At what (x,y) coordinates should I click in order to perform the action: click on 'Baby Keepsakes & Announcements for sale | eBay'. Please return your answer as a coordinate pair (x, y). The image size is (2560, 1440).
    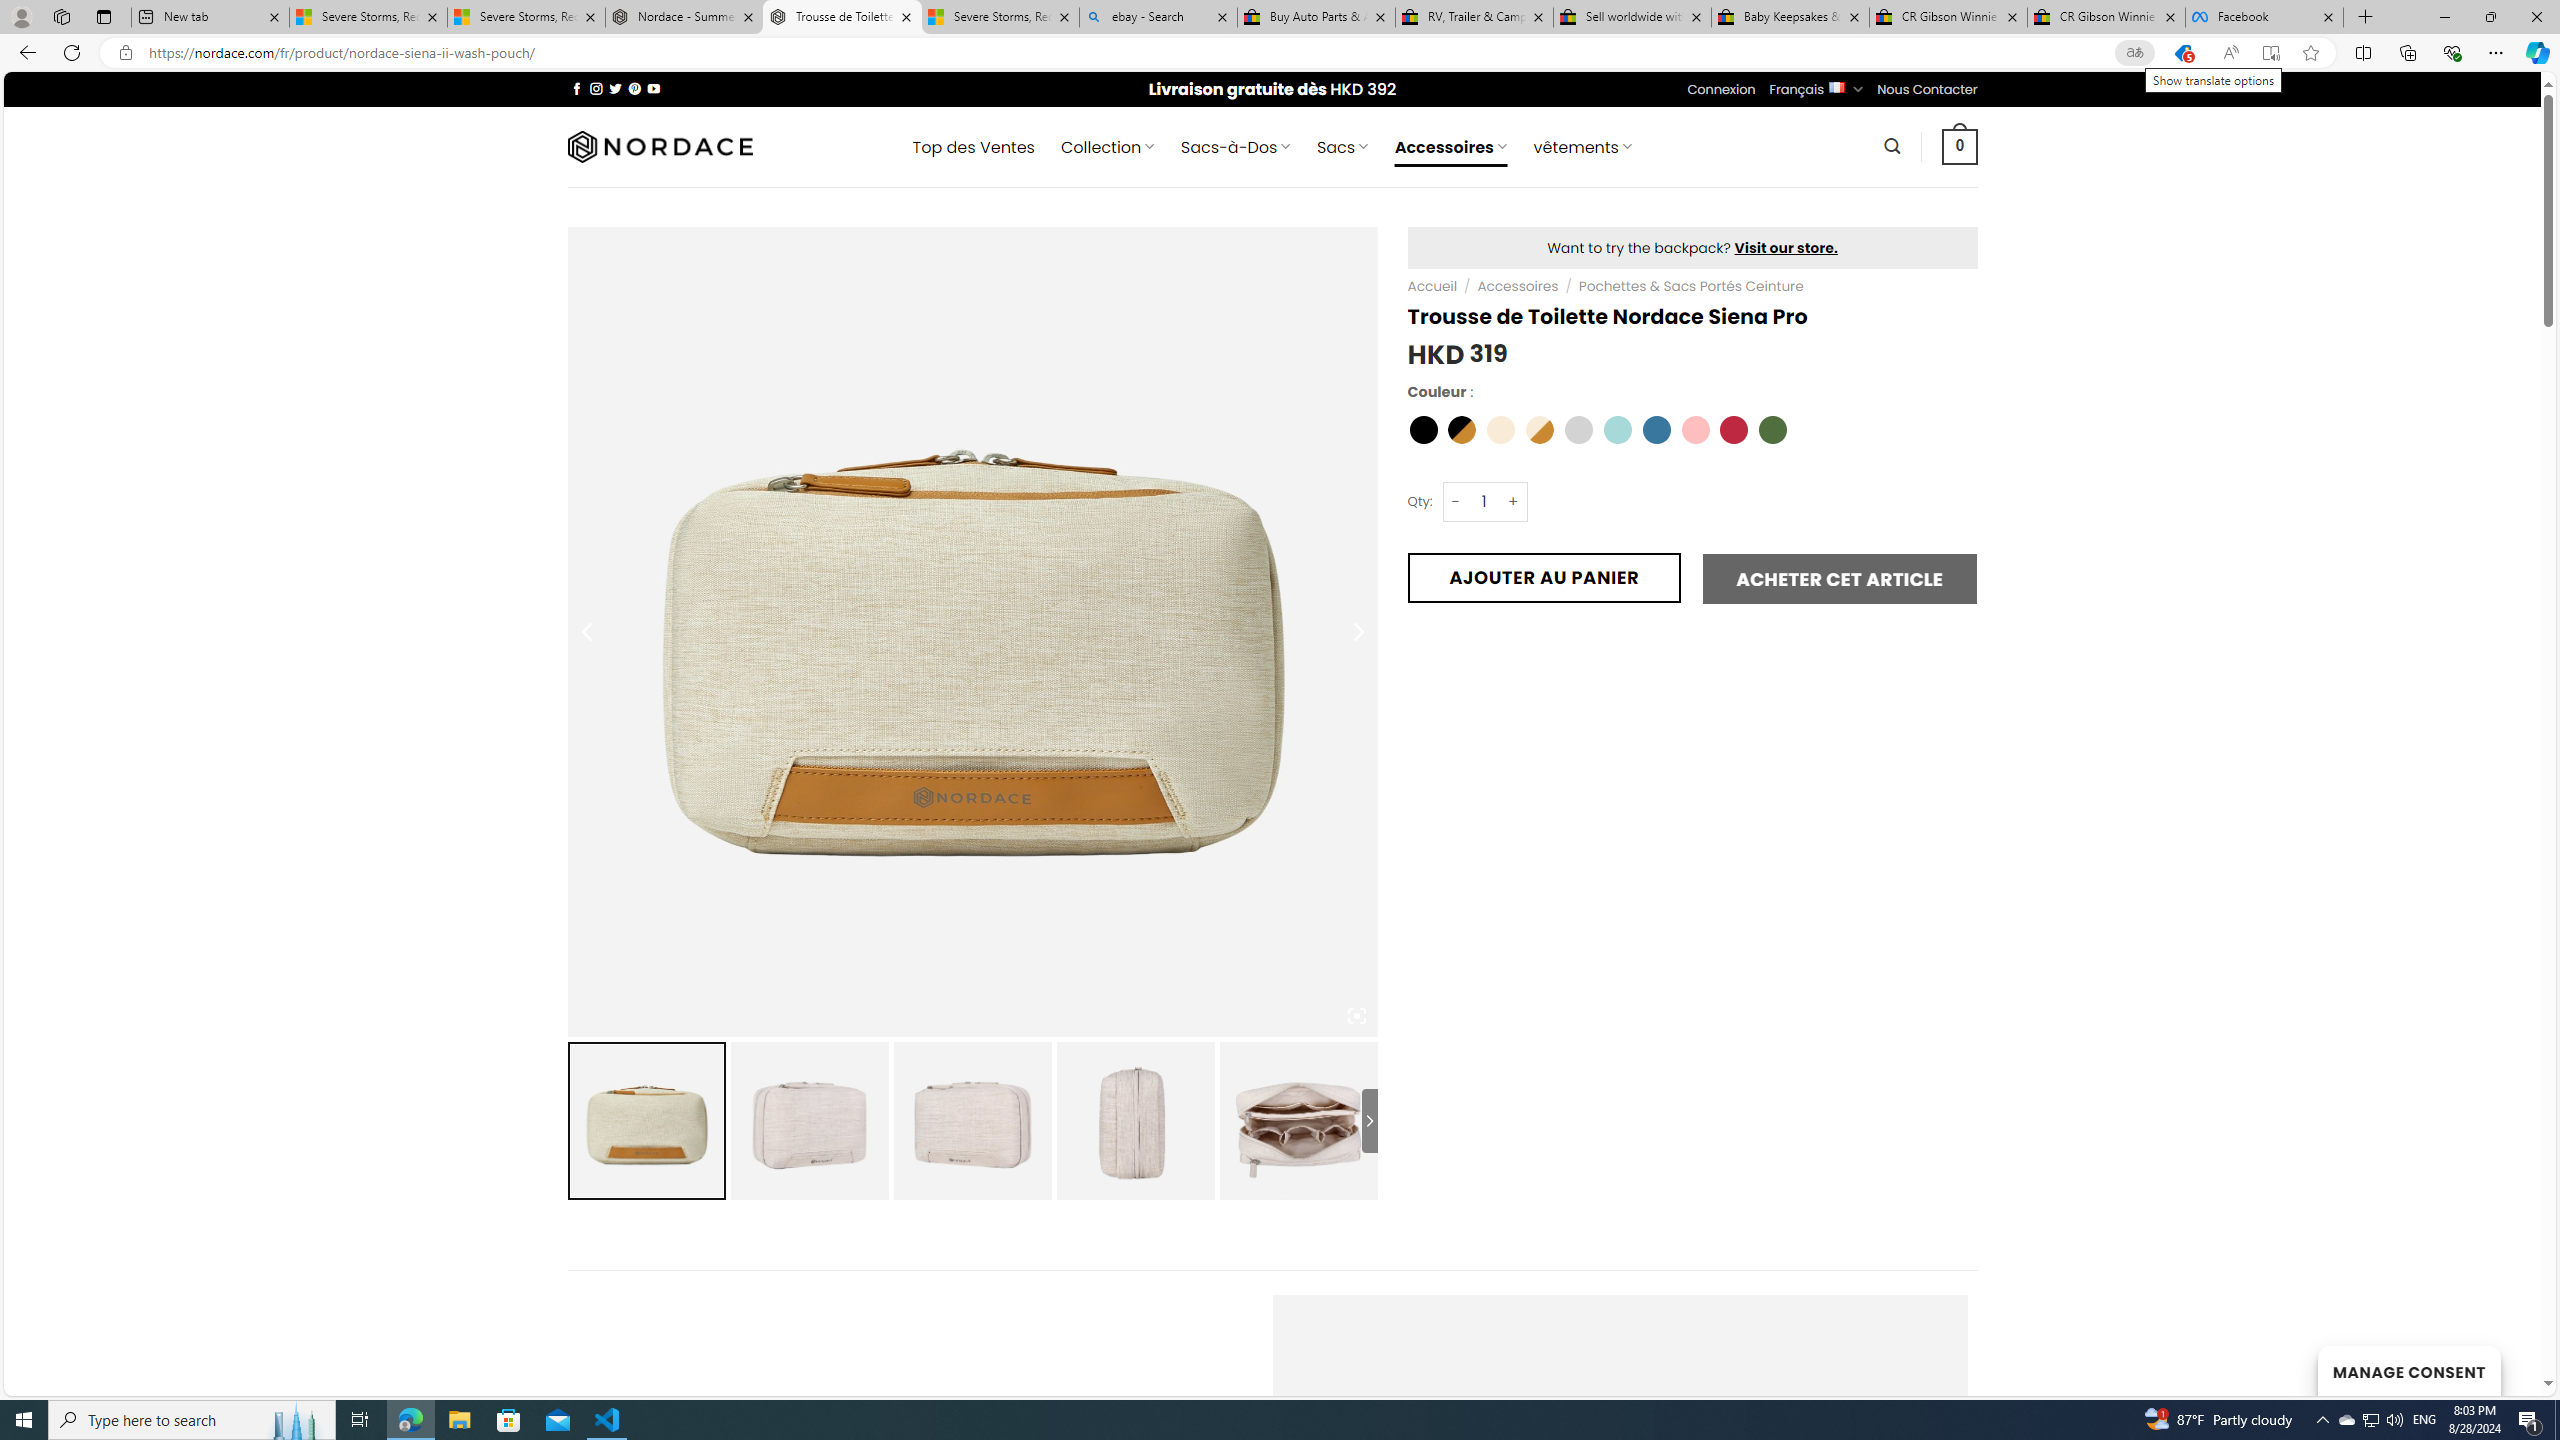
    Looking at the image, I should click on (1789, 16).